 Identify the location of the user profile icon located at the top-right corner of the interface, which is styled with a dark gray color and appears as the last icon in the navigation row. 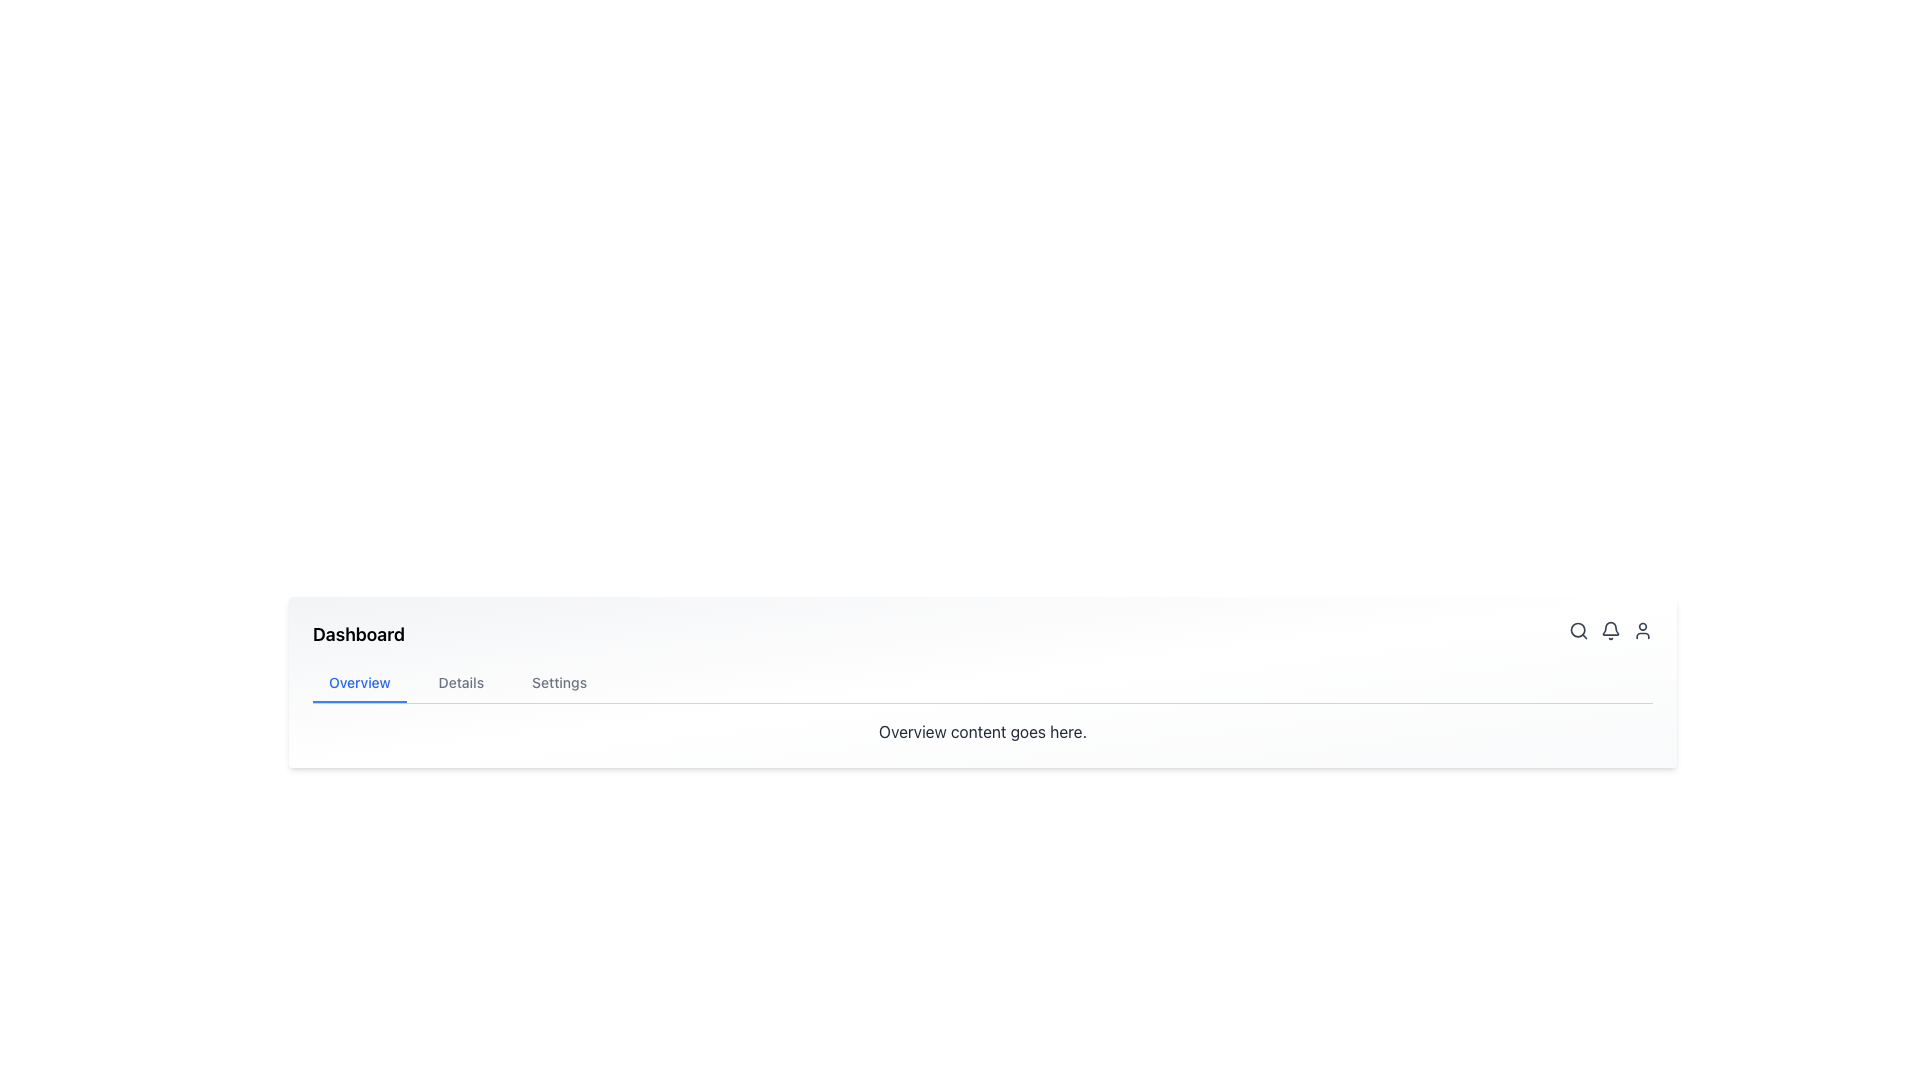
(1642, 631).